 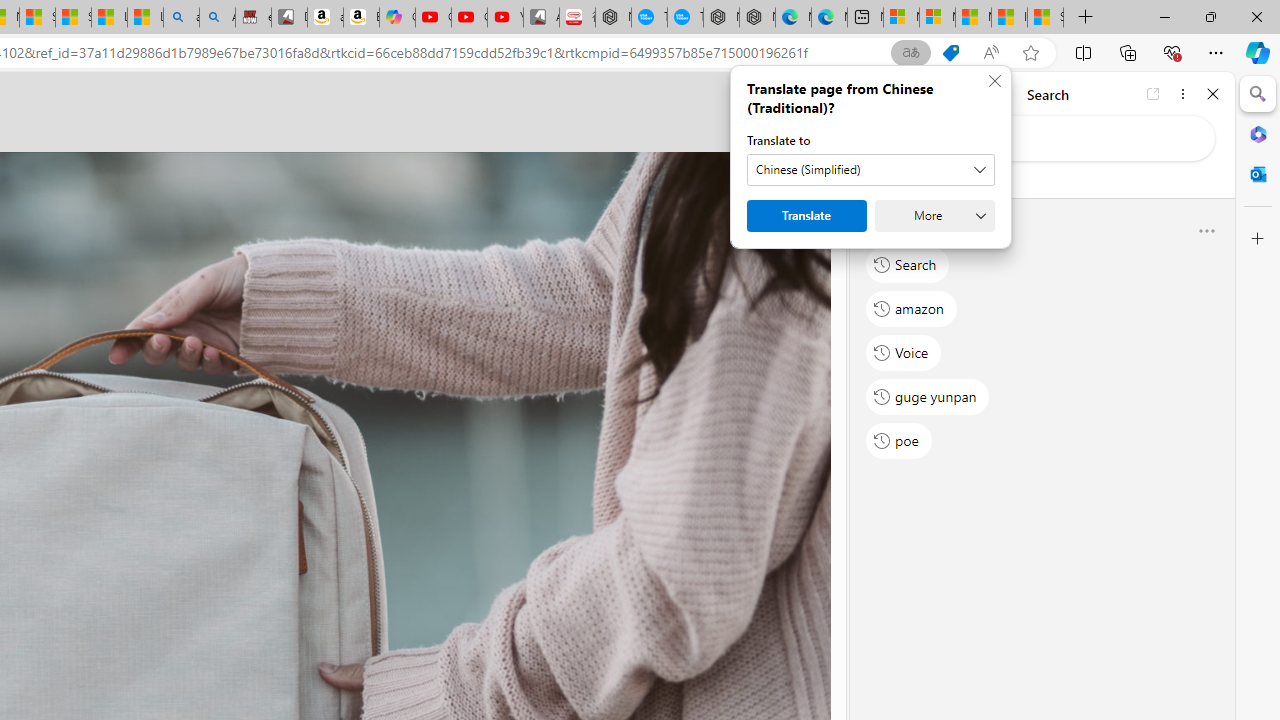 I want to click on 'Gloom - YouTube', so click(x=468, y=17).